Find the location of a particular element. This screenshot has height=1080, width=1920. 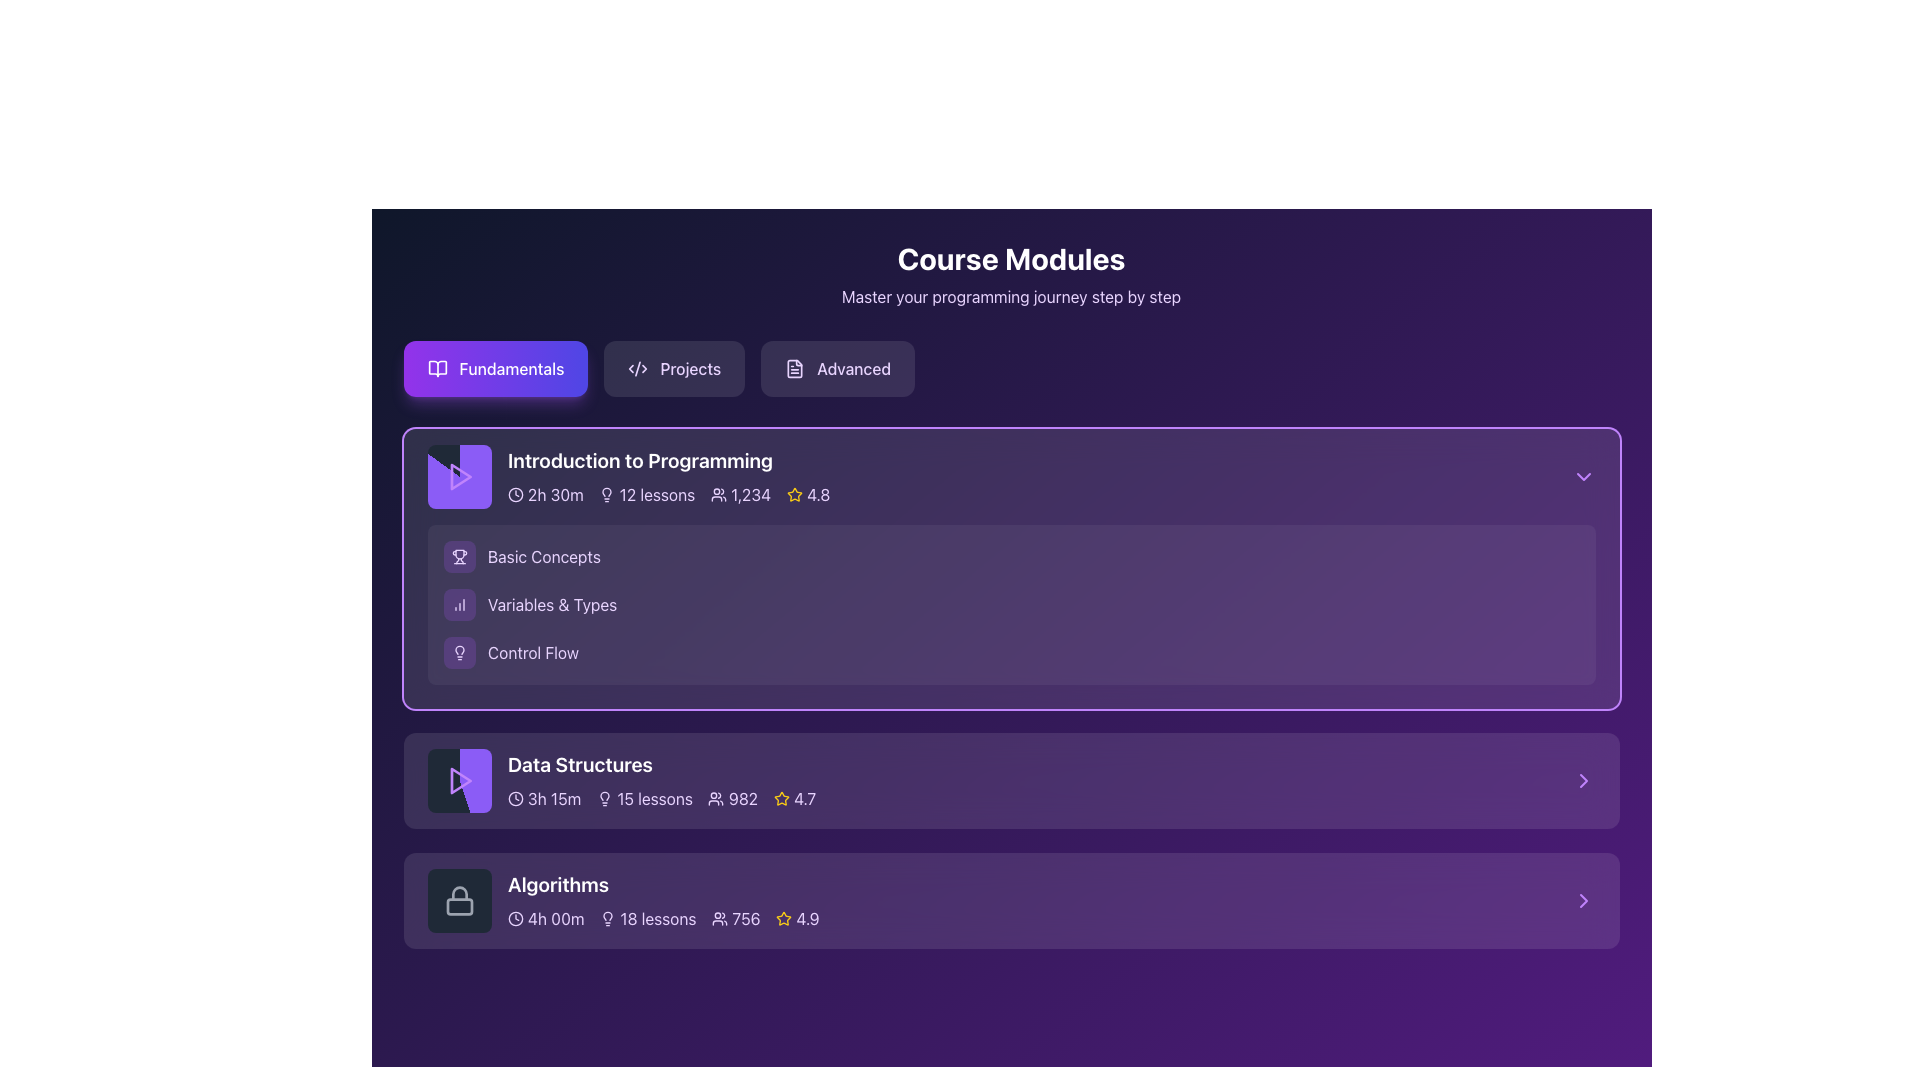

the chevron icon located at the far right of the 'Algorithms' course section to interact and navigate deeper into course details is located at coordinates (1582, 901).